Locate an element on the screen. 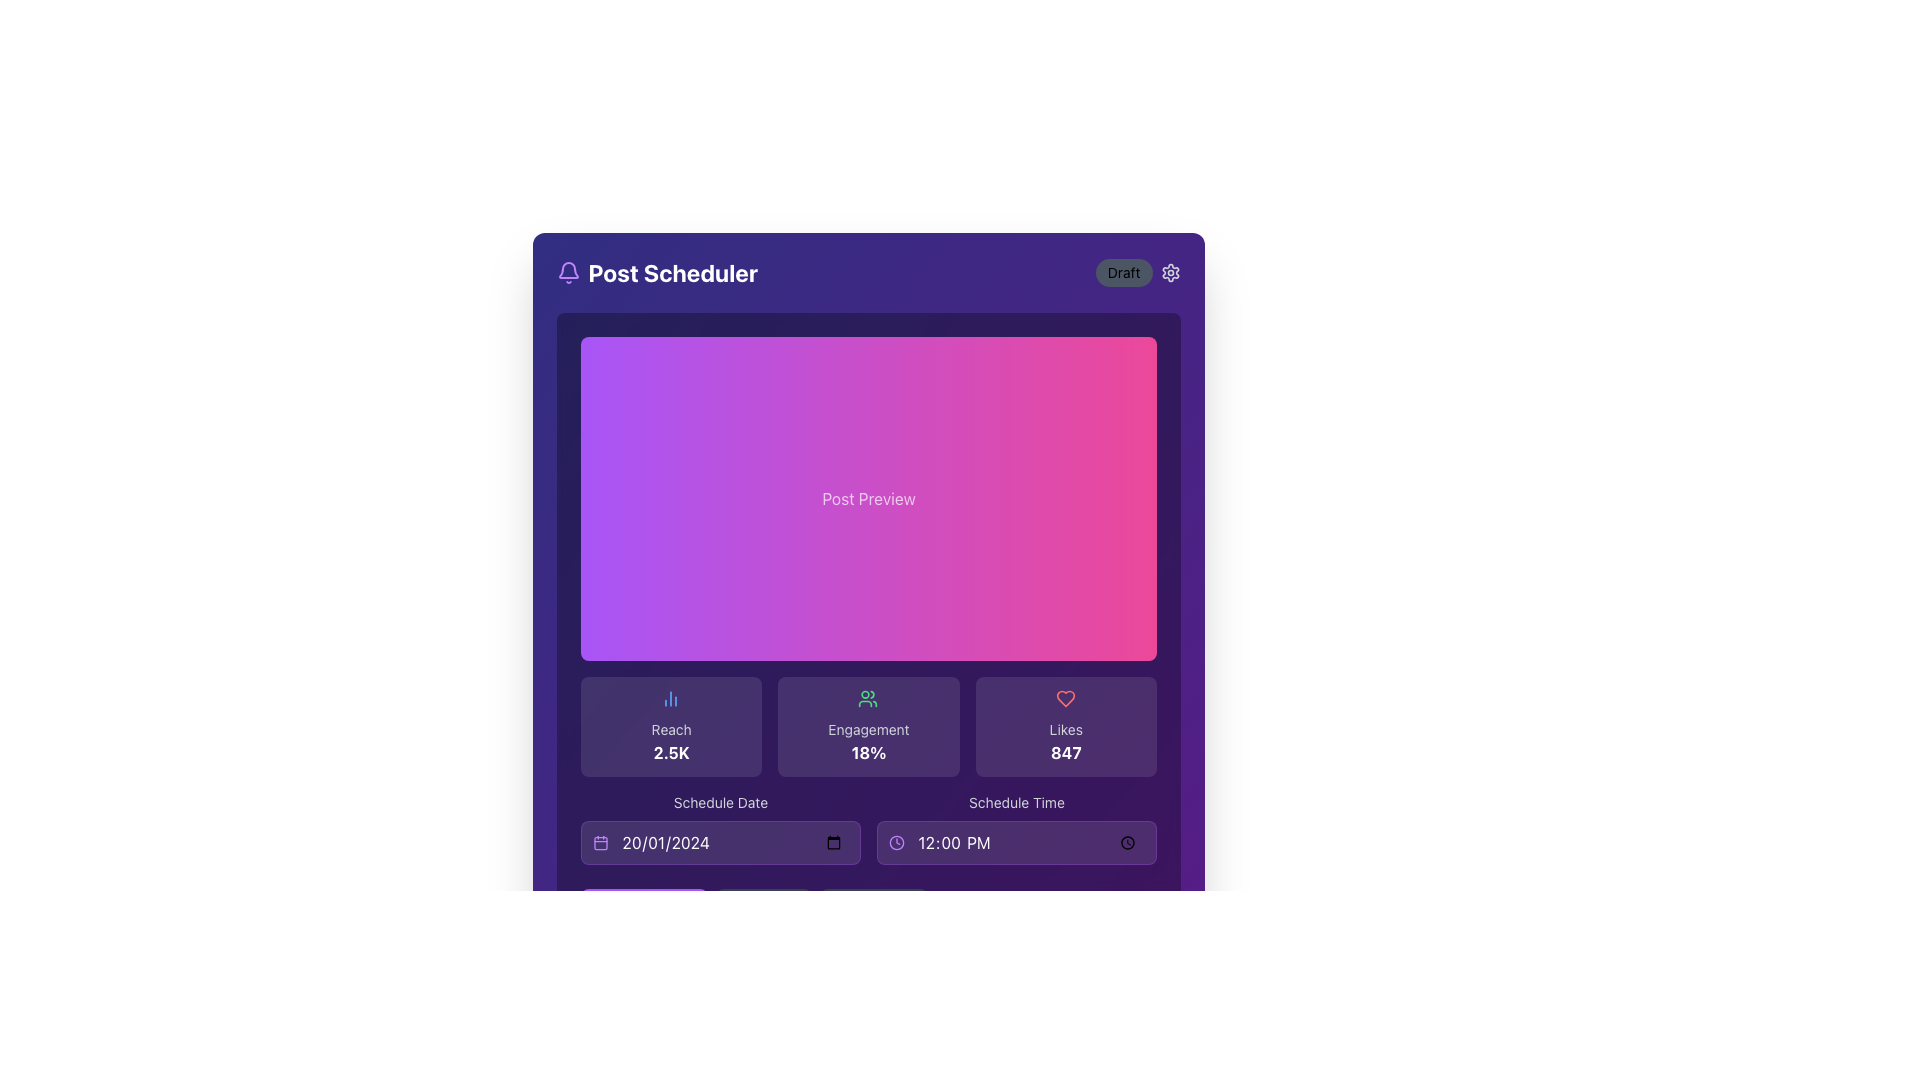 This screenshot has width=1920, height=1080. the Date input field styled with a purple background and border, containing the date value '20/01/2024', located near the bottom-left of the 'Schedule Date' section is located at coordinates (720, 843).